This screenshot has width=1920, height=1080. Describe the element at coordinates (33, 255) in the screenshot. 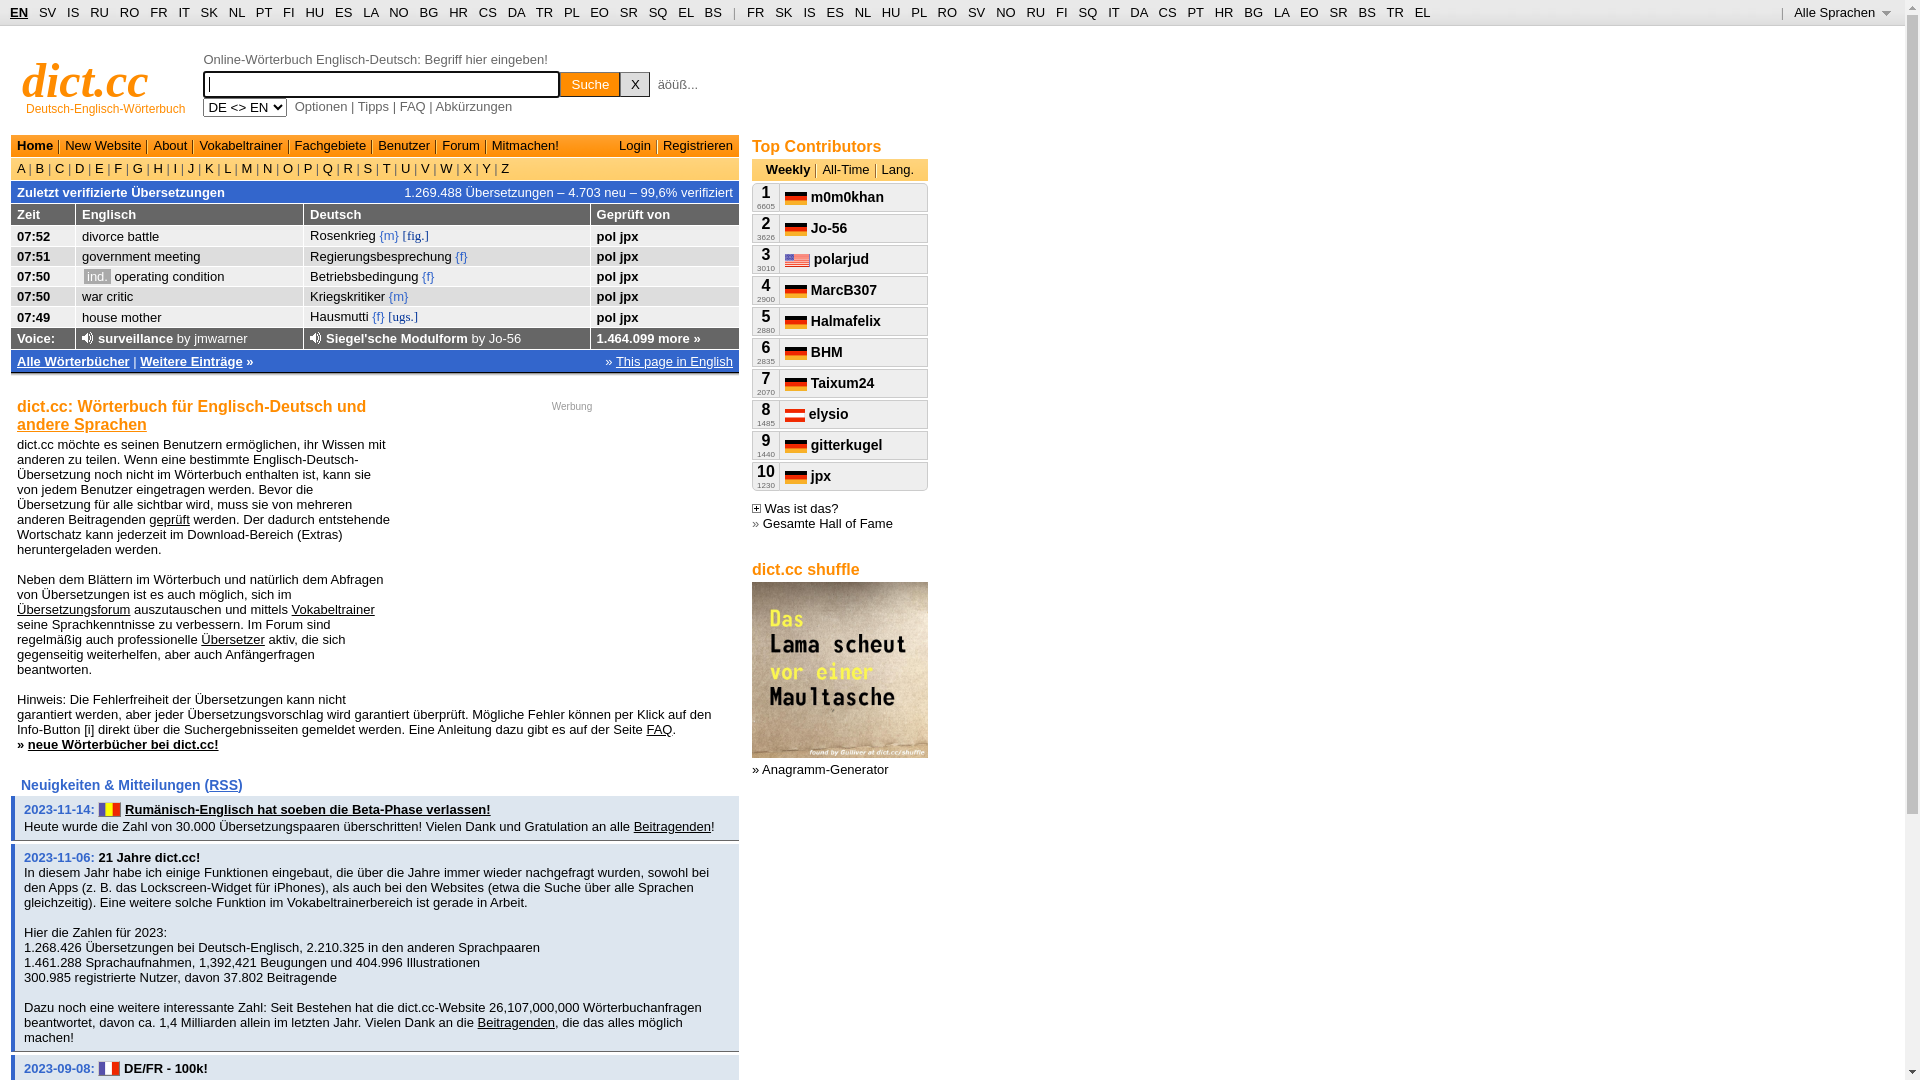

I see `'07:51'` at that location.